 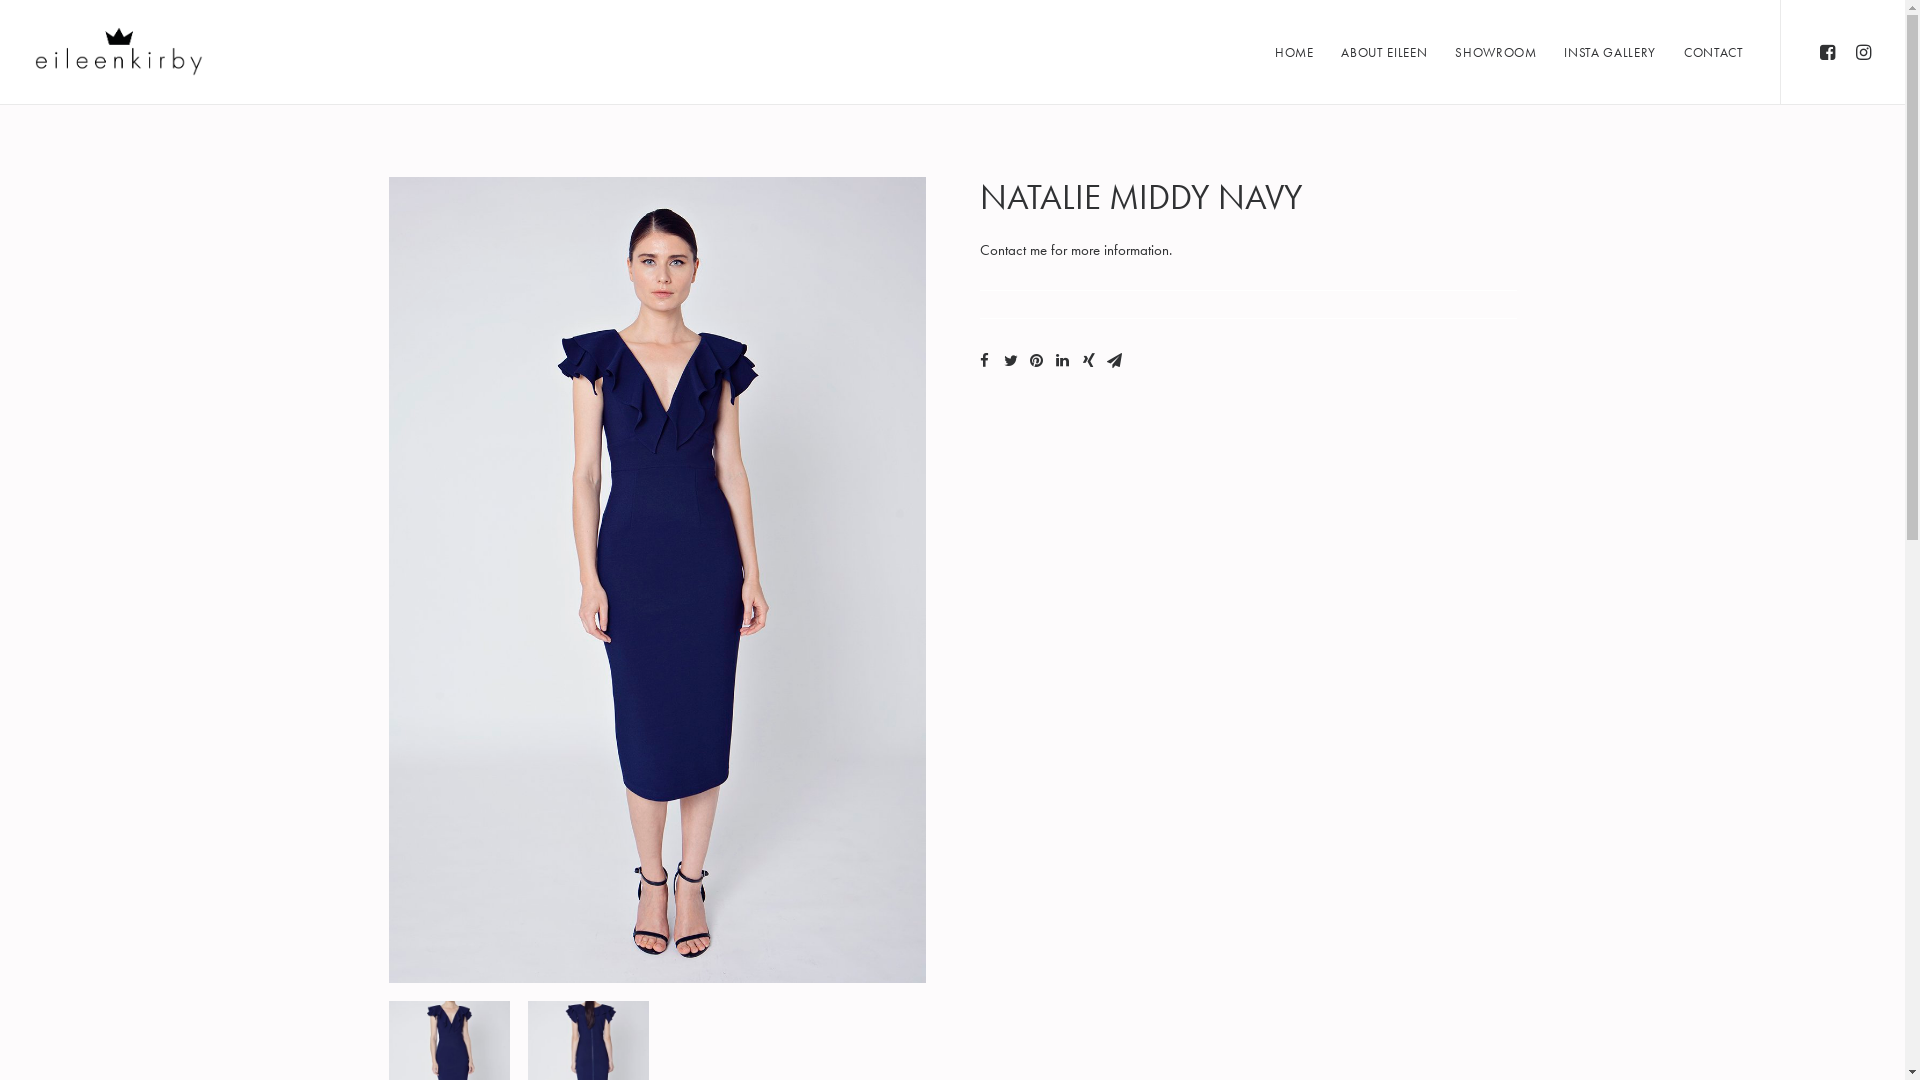 I want to click on 'INSTA GALLERY', so click(x=1549, y=50).